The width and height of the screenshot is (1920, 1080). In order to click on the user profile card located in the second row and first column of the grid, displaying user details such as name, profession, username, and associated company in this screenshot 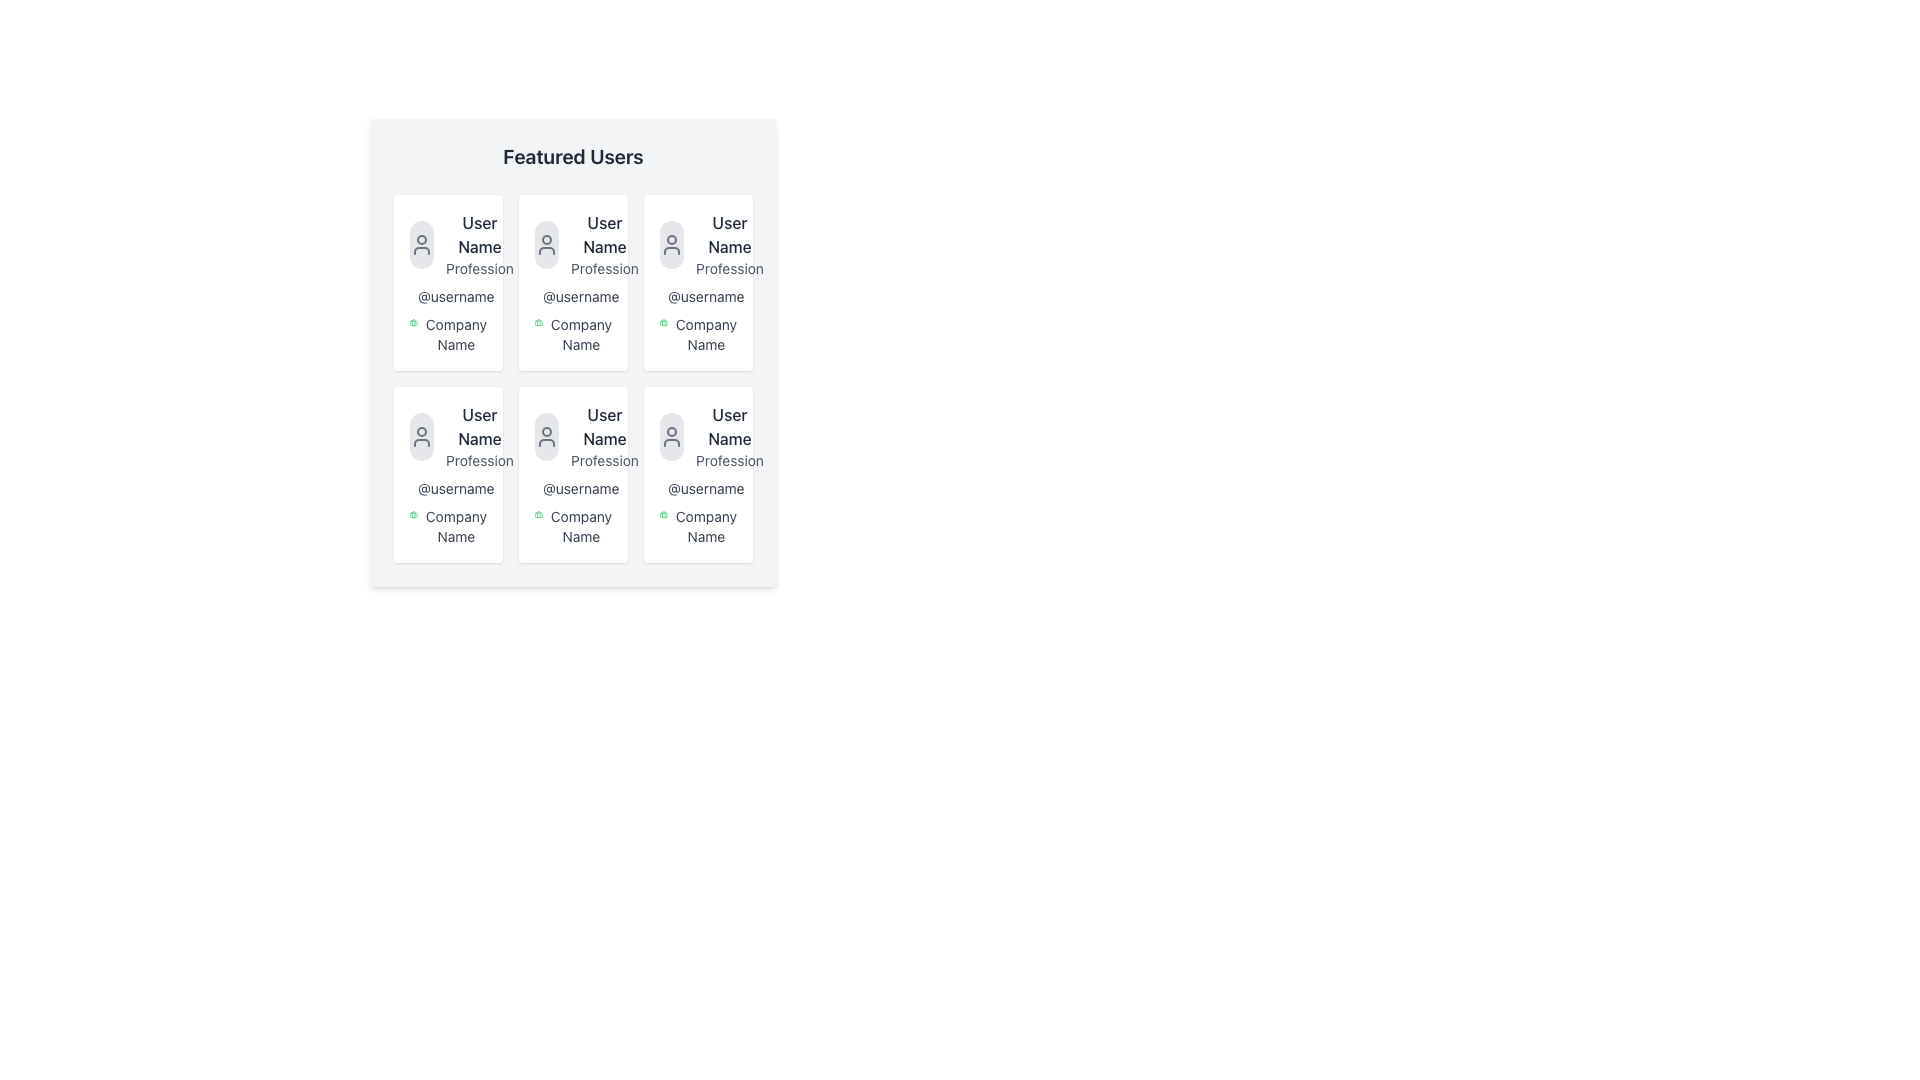, I will do `click(447, 474)`.